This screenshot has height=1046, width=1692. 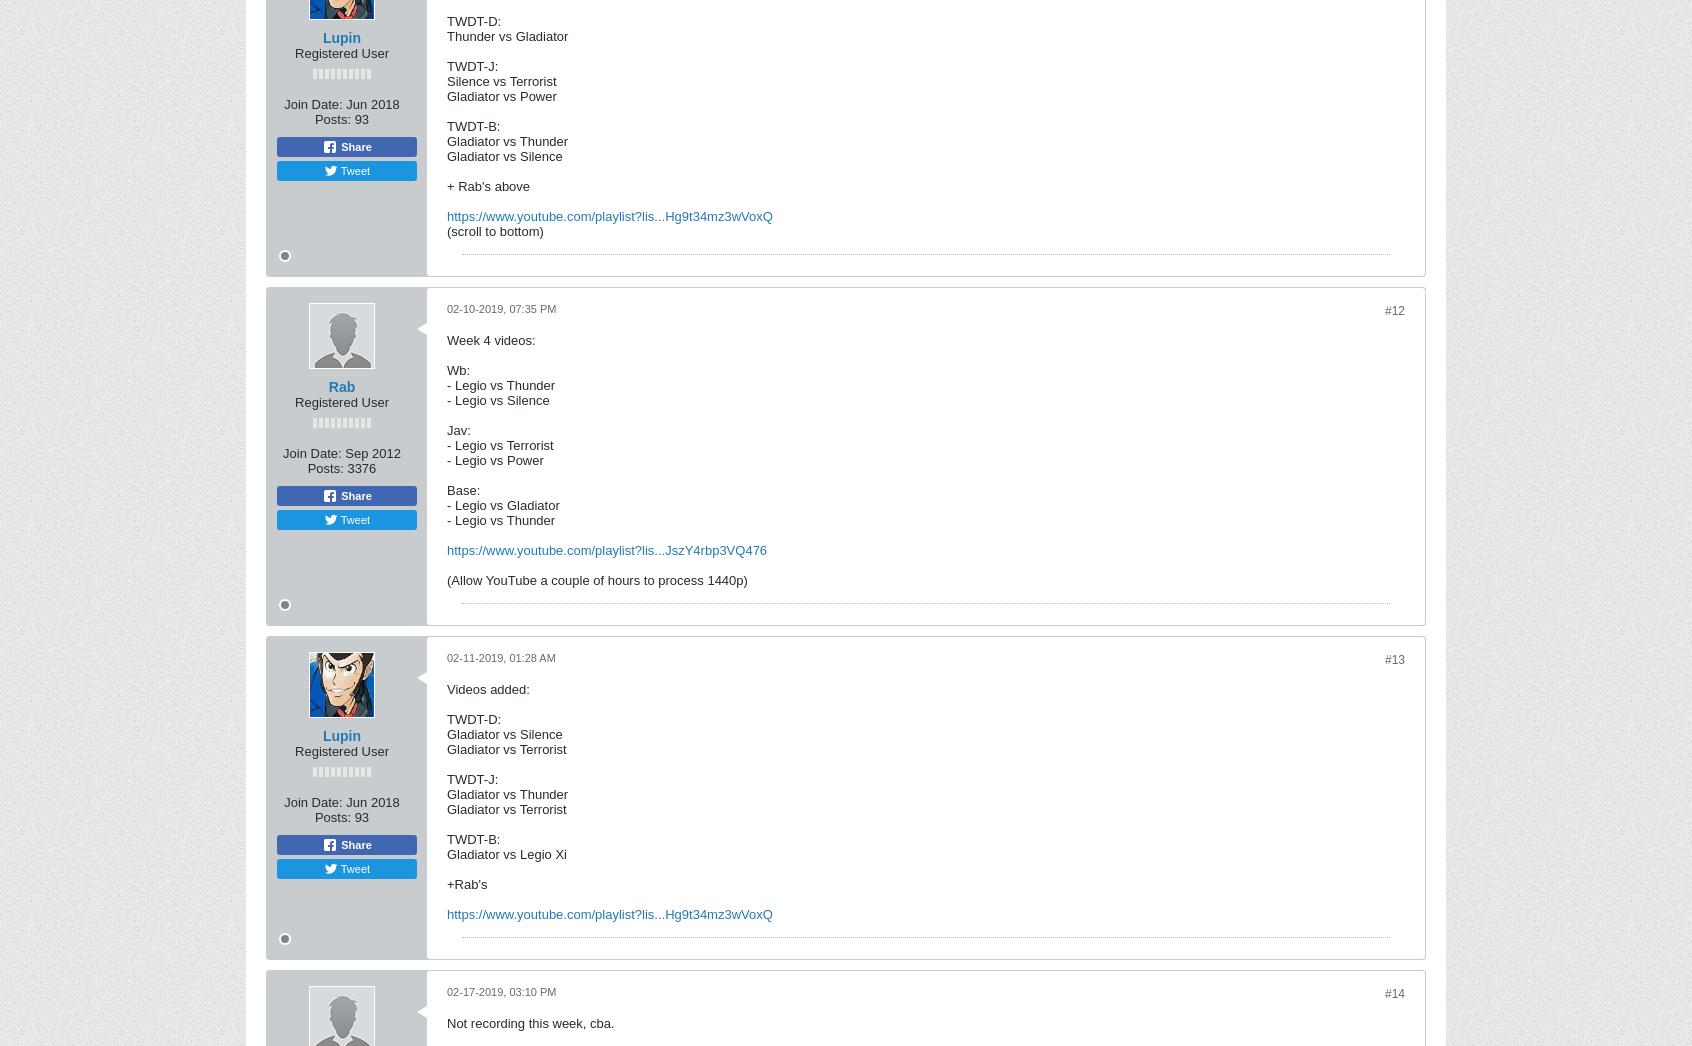 I want to click on 'Rab', so click(x=327, y=387).